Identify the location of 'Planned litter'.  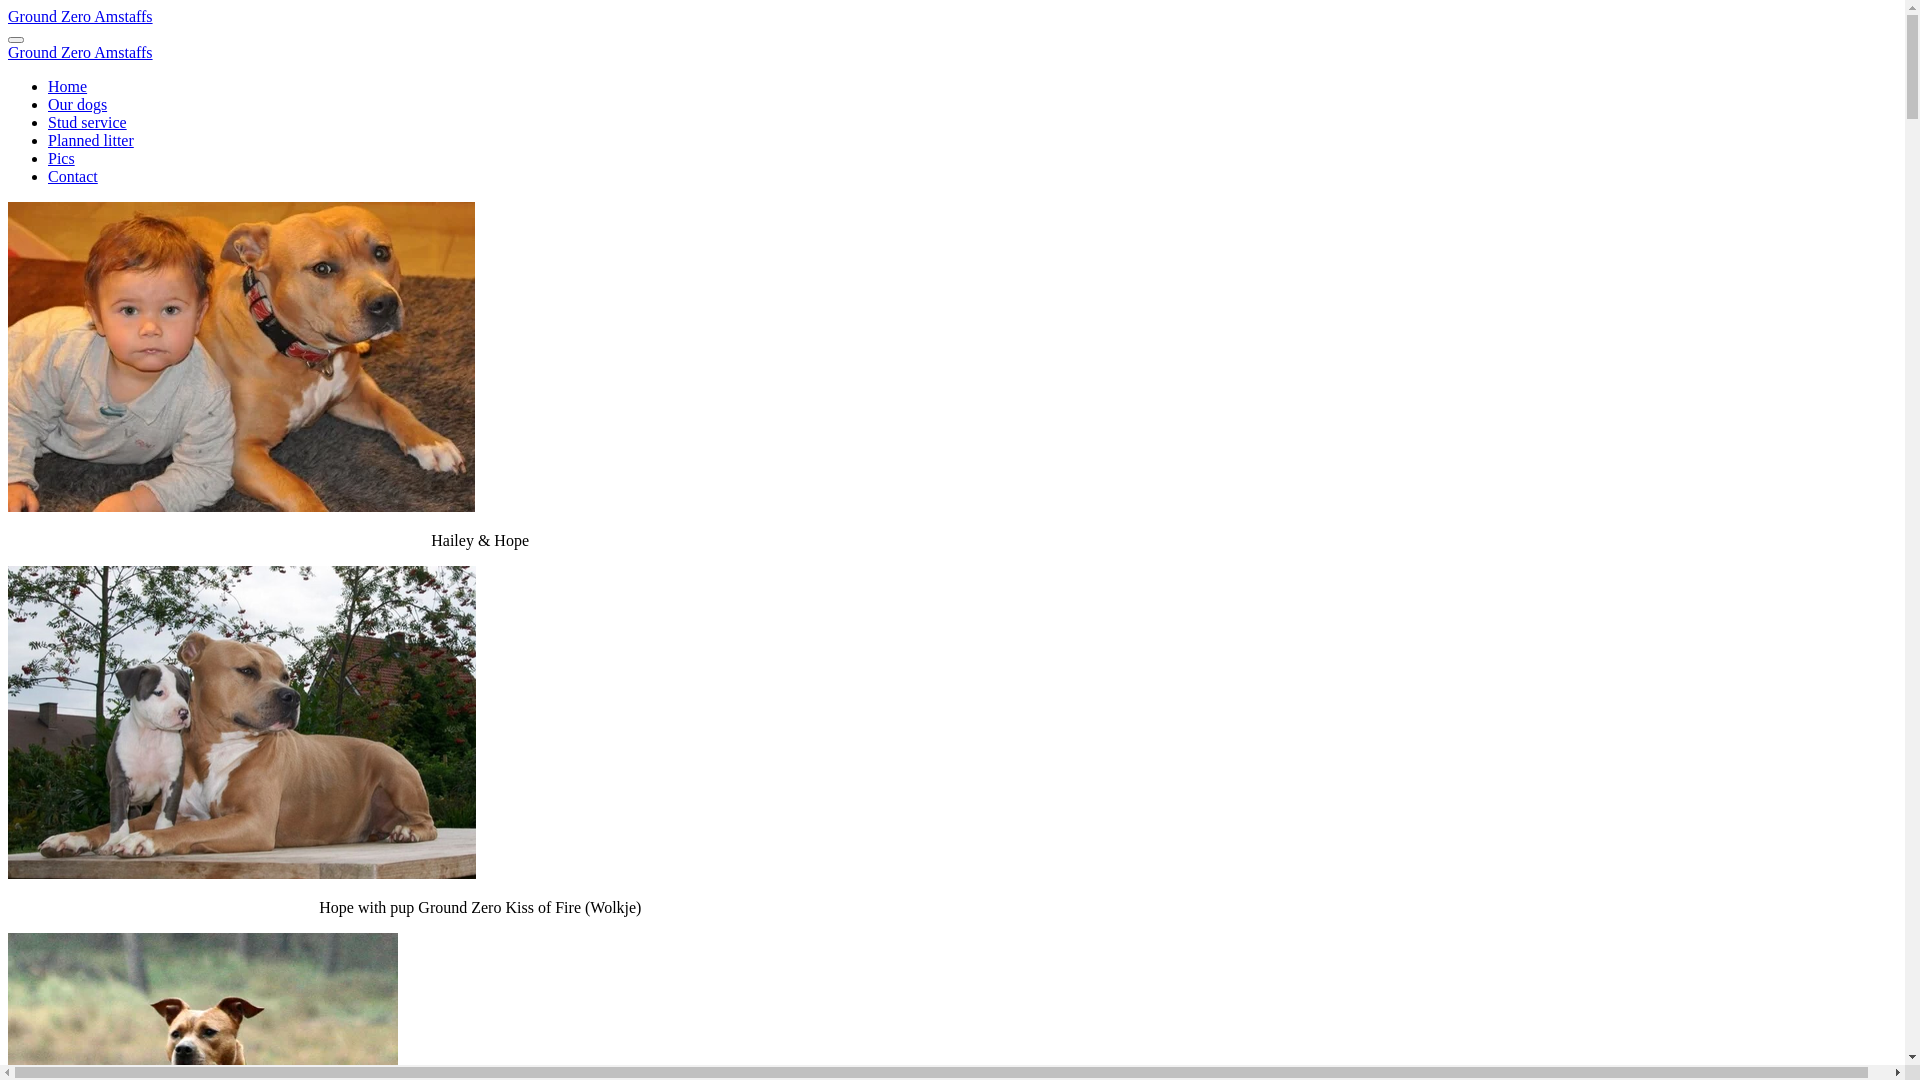
(90, 139).